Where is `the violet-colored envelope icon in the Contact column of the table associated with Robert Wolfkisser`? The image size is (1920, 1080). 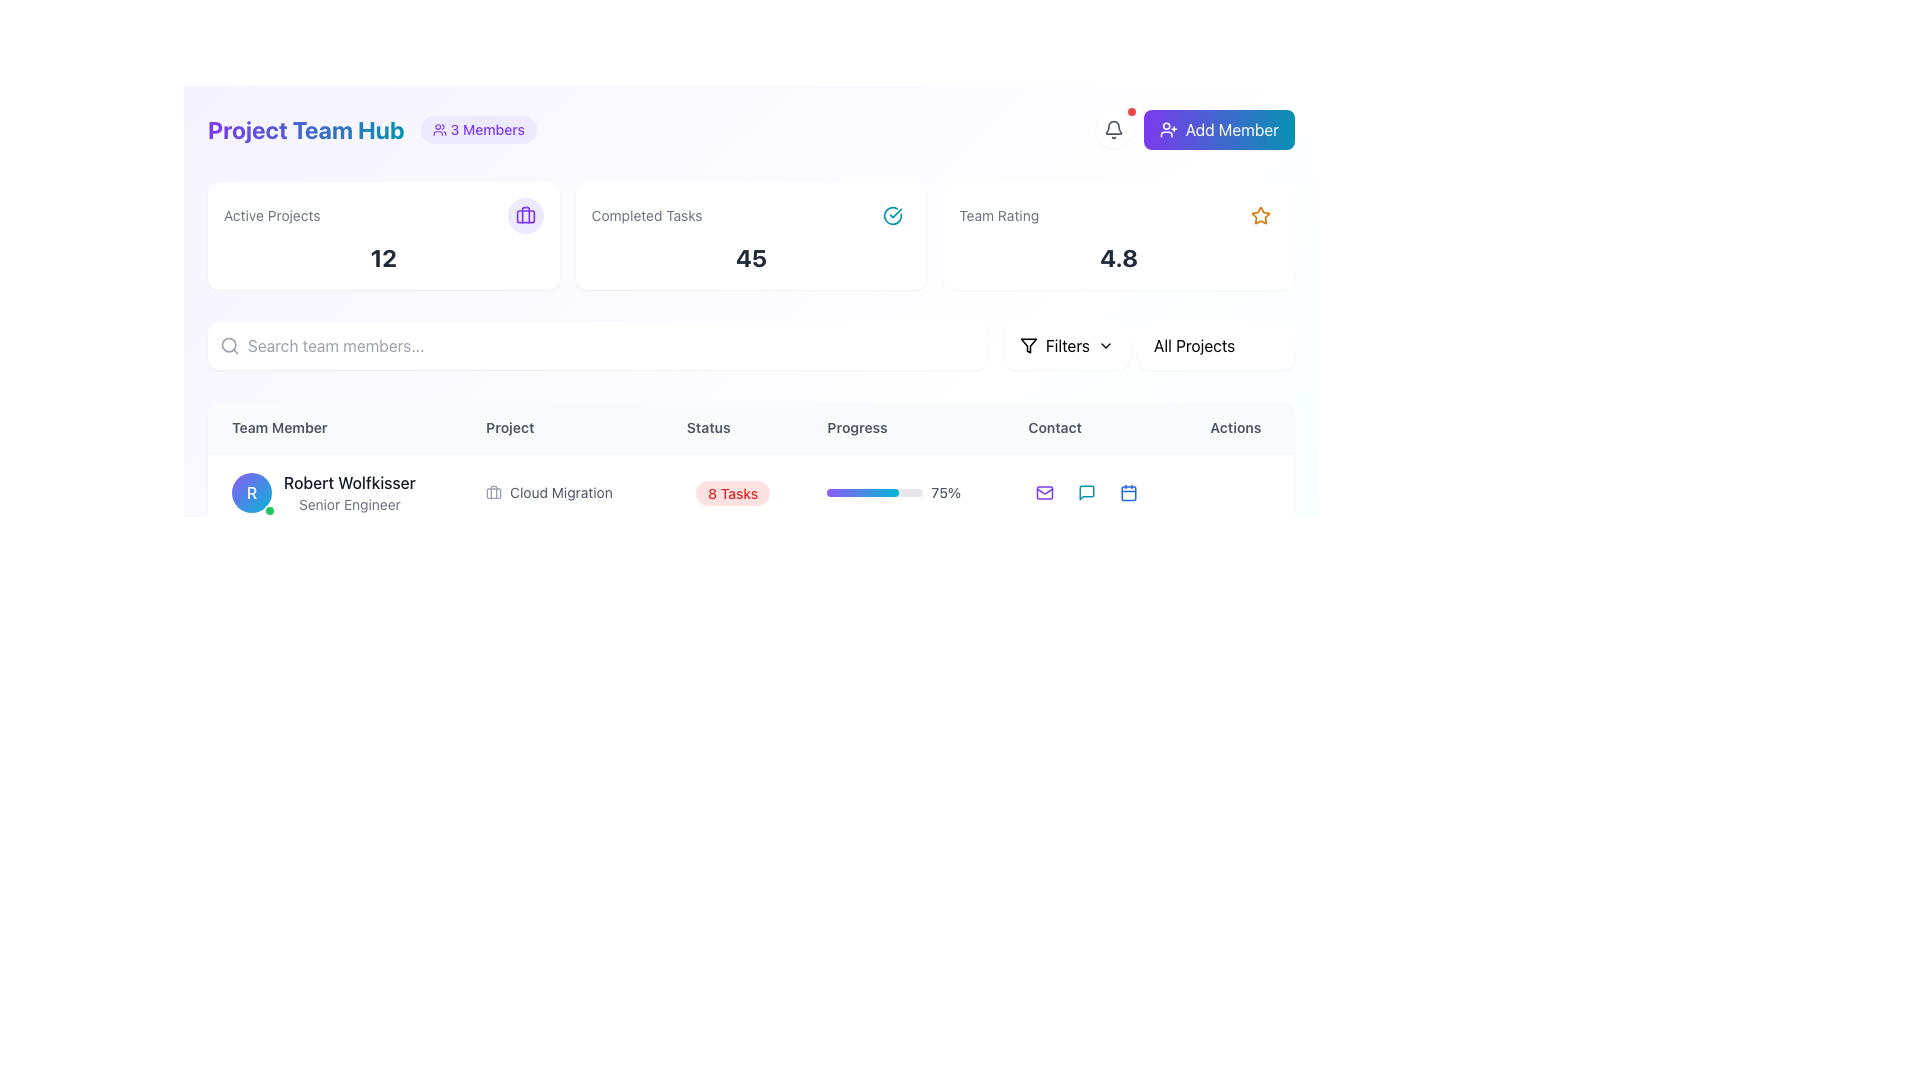 the violet-colored envelope icon in the Contact column of the table associated with Robert Wolfkisser is located at coordinates (1044, 493).